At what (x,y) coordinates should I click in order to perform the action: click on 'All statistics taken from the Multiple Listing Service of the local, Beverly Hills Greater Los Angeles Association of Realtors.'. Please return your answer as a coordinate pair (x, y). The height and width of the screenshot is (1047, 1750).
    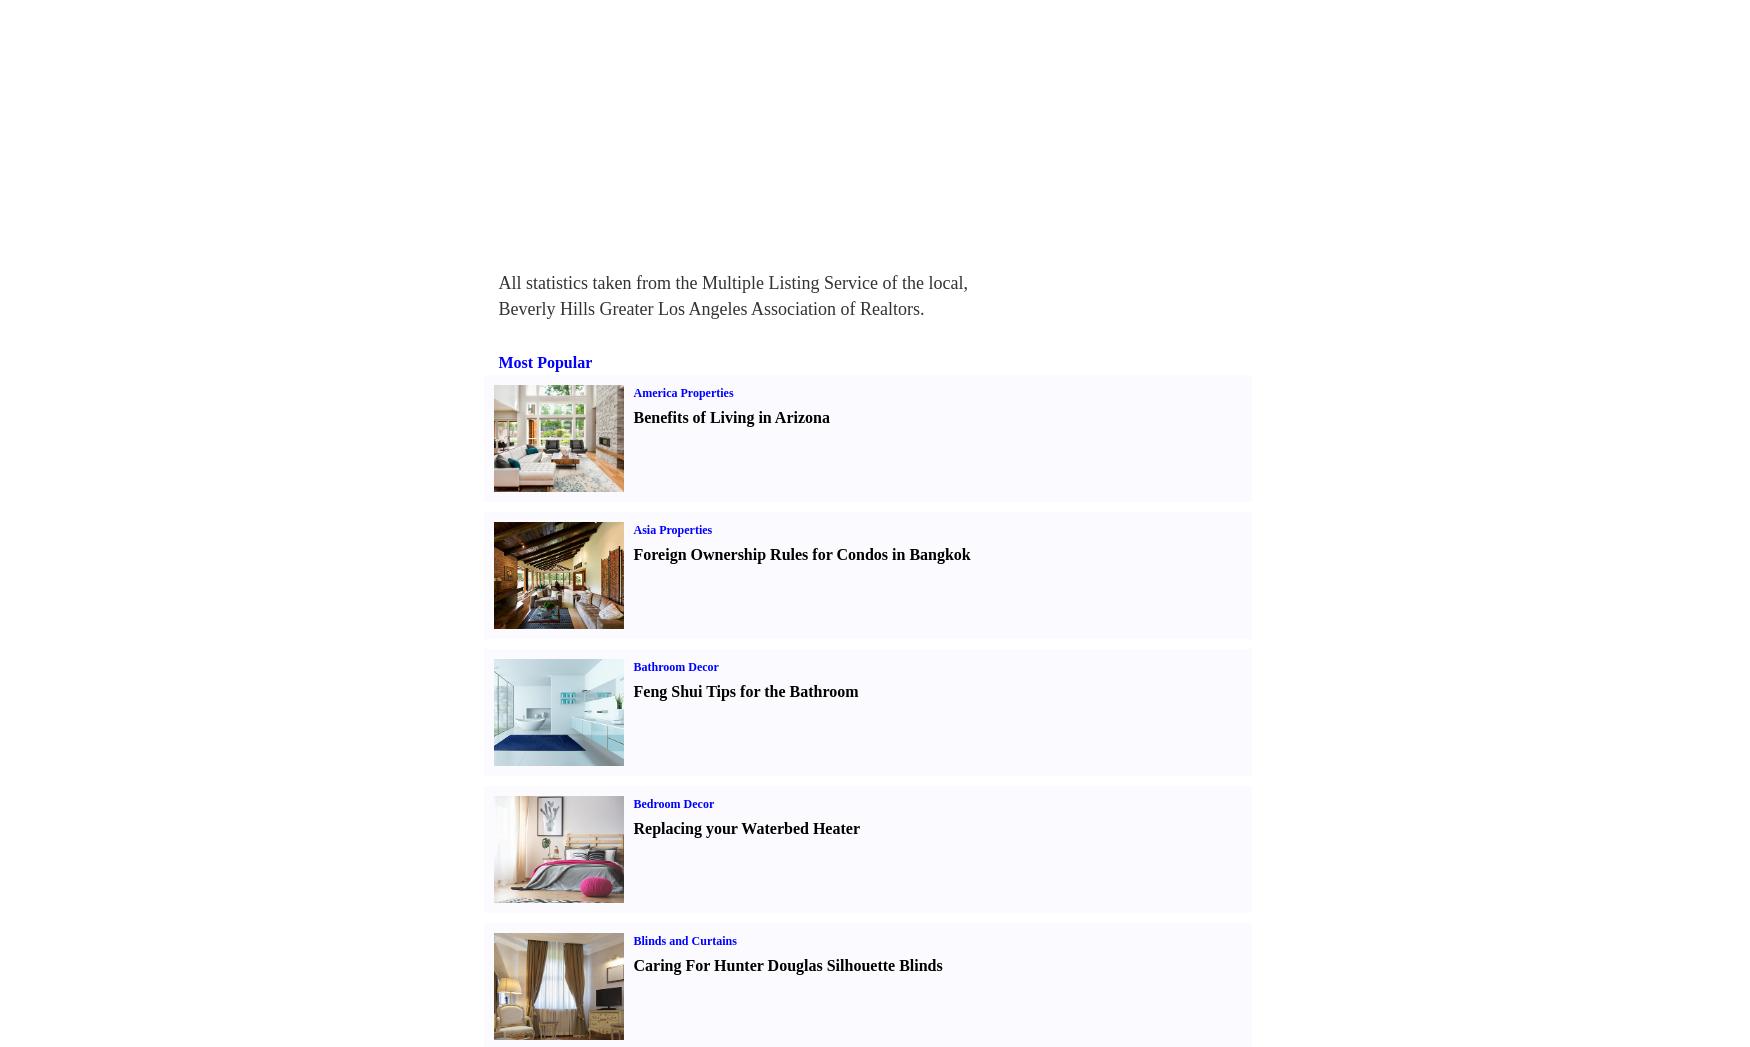
    Looking at the image, I should click on (732, 294).